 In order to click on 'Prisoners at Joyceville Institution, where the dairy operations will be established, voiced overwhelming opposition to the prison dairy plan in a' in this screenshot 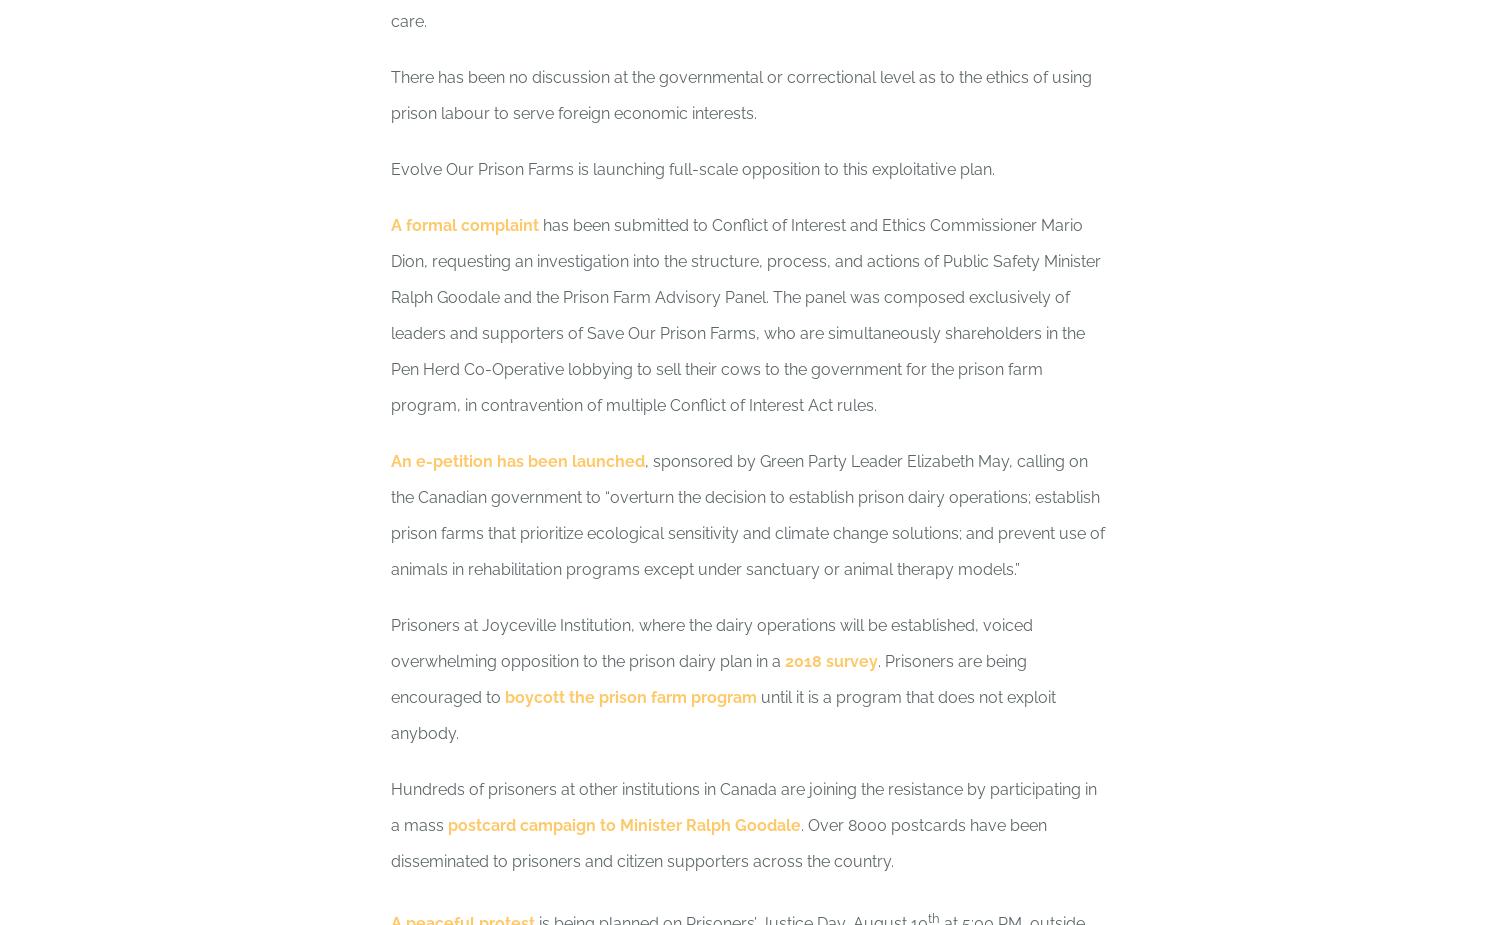, I will do `click(711, 643)`.